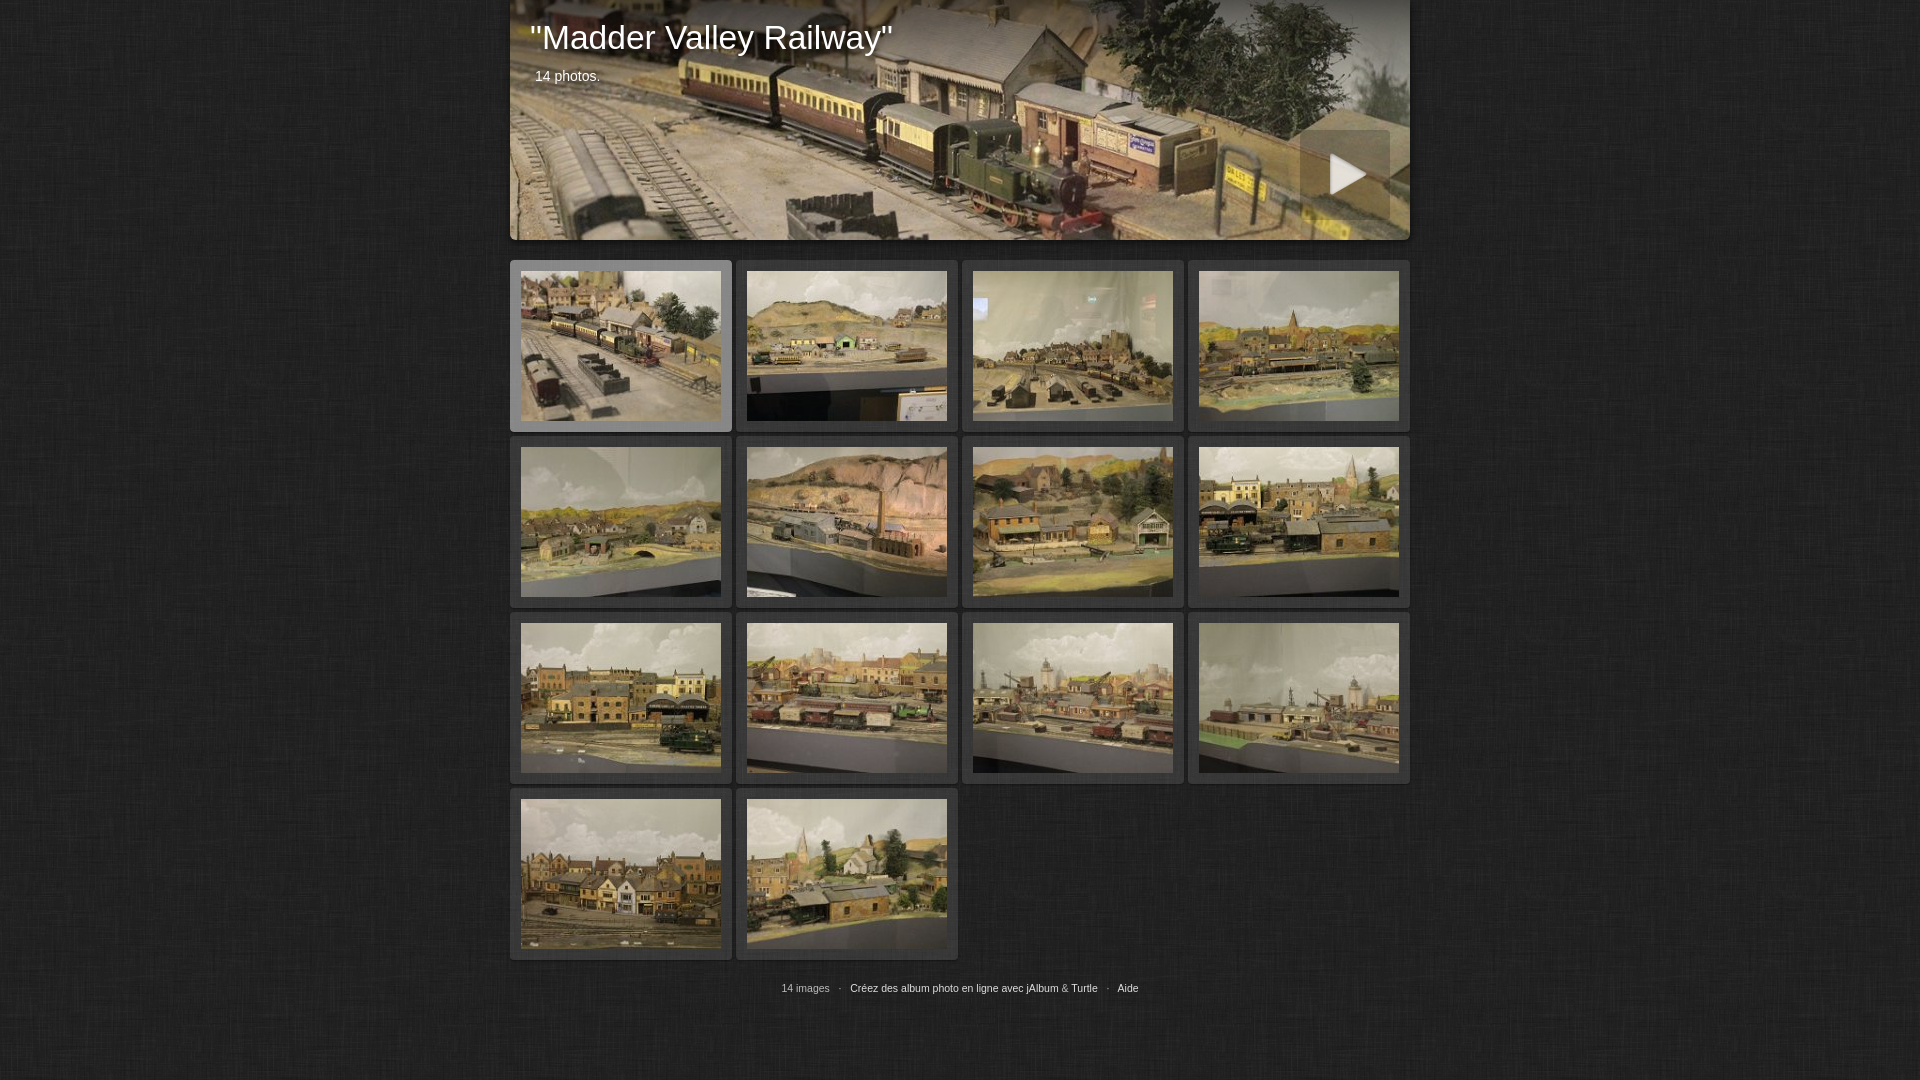  I want to click on 'Aide', so click(1128, 986).